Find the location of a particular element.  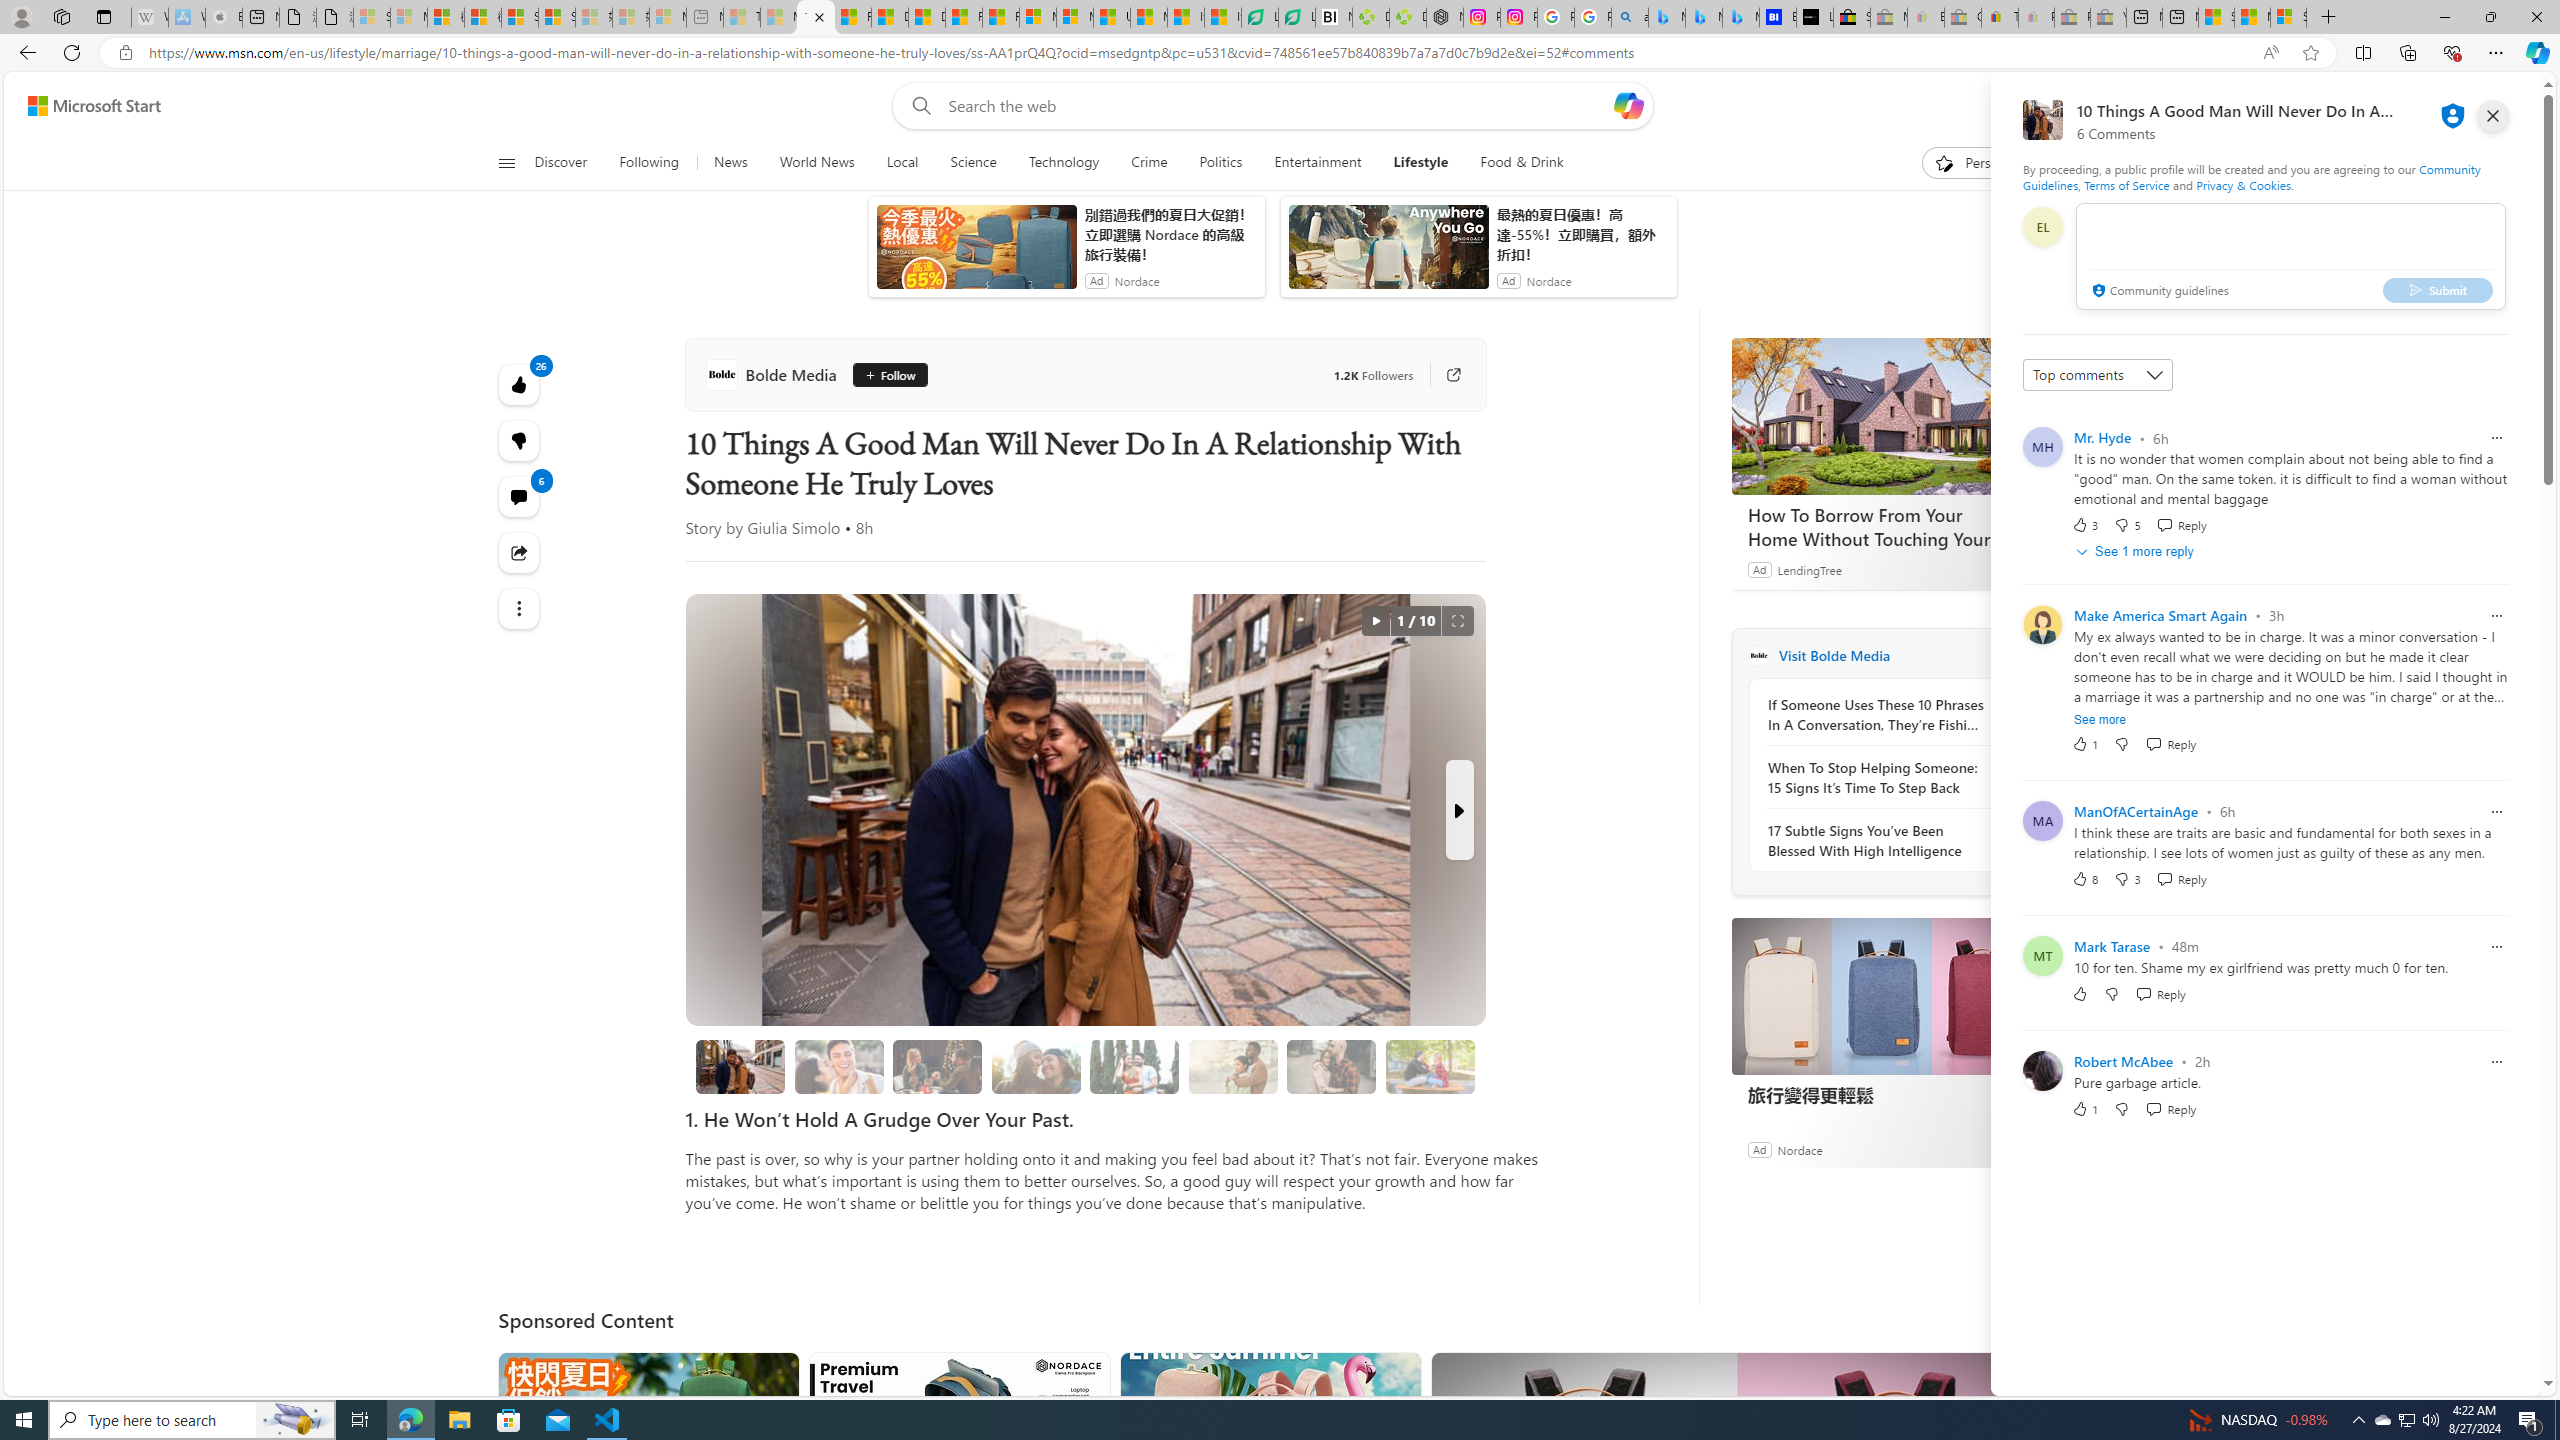

'LendingTree' is located at coordinates (1809, 568).